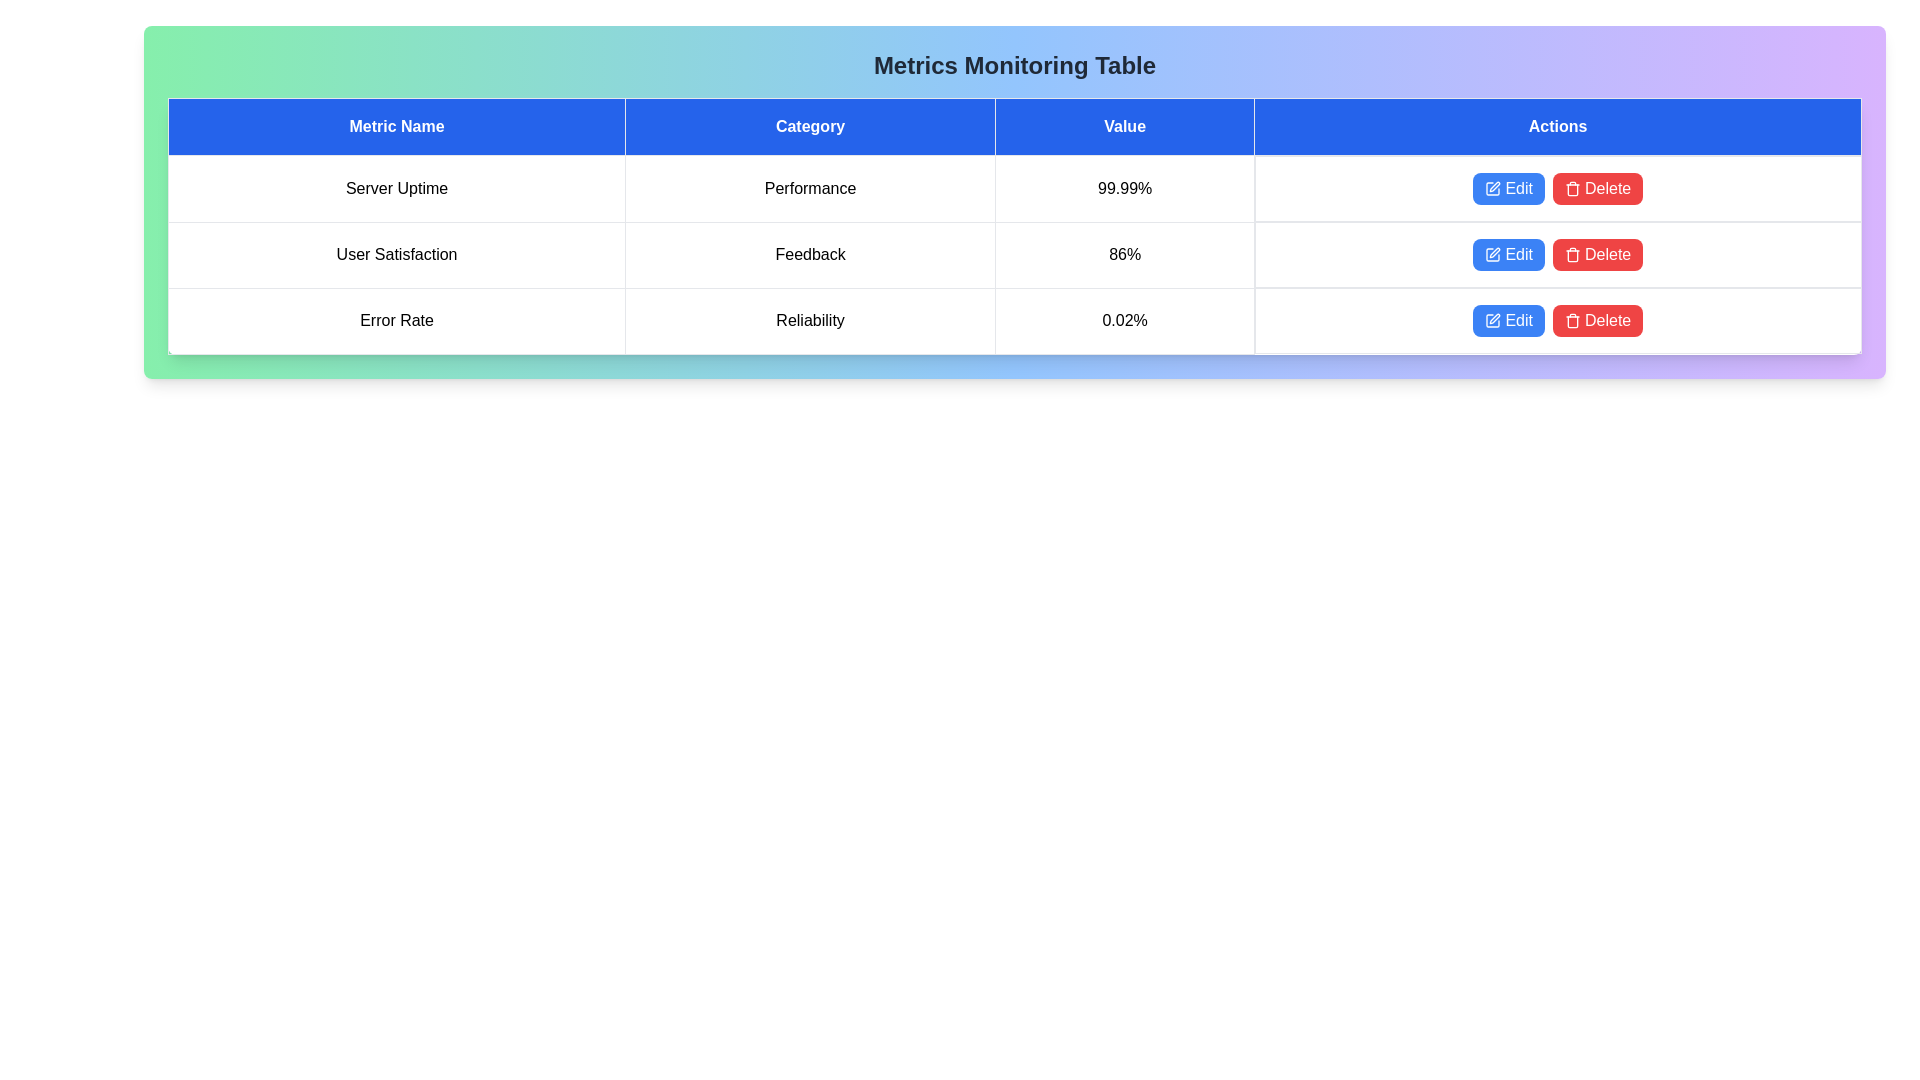  Describe the element at coordinates (1597, 319) in the screenshot. I see `the delete button for the metric entry Error Rate` at that location.